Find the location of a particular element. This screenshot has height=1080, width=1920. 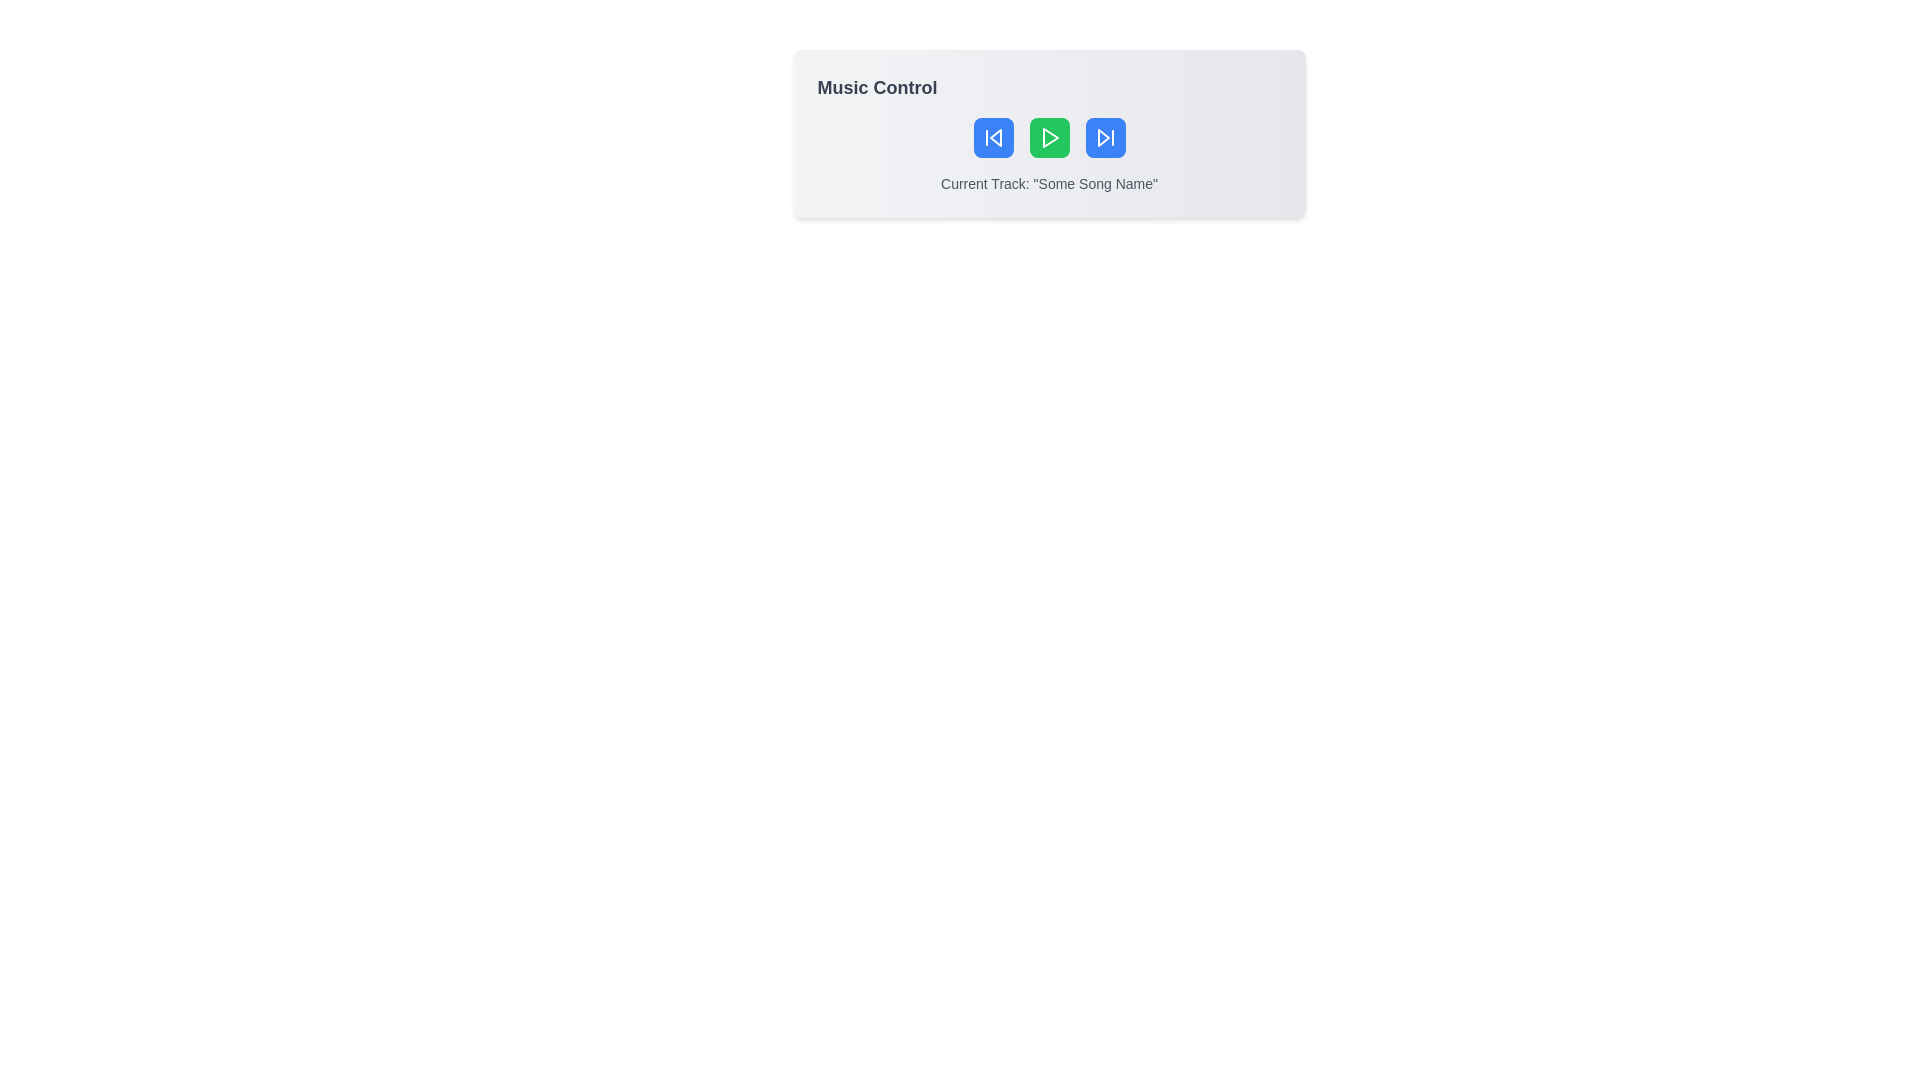

the backward skip icon button located in the Music Control section to skip to the previous track is located at coordinates (993, 137).